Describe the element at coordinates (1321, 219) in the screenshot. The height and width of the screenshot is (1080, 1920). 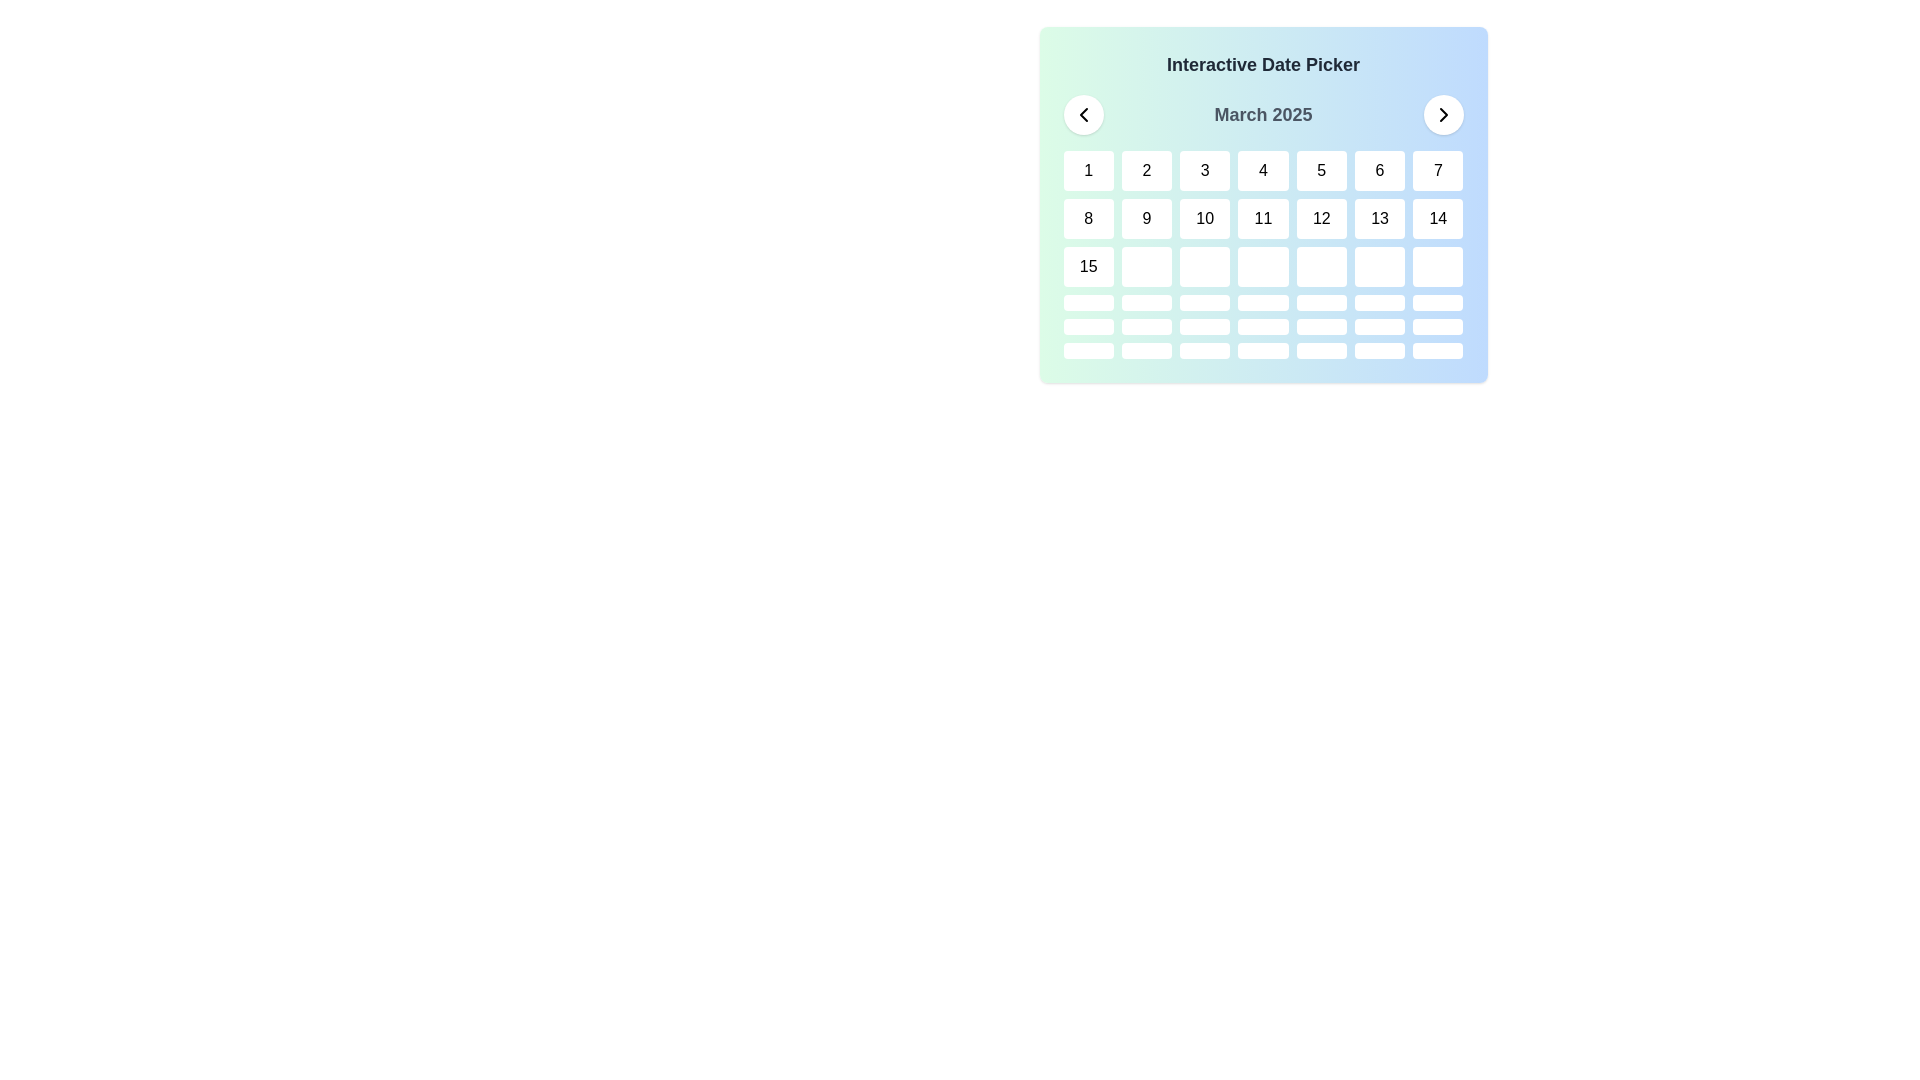
I see `the selectable button representing the 12th day of the month in the date picker interface to trigger the hover effect` at that location.